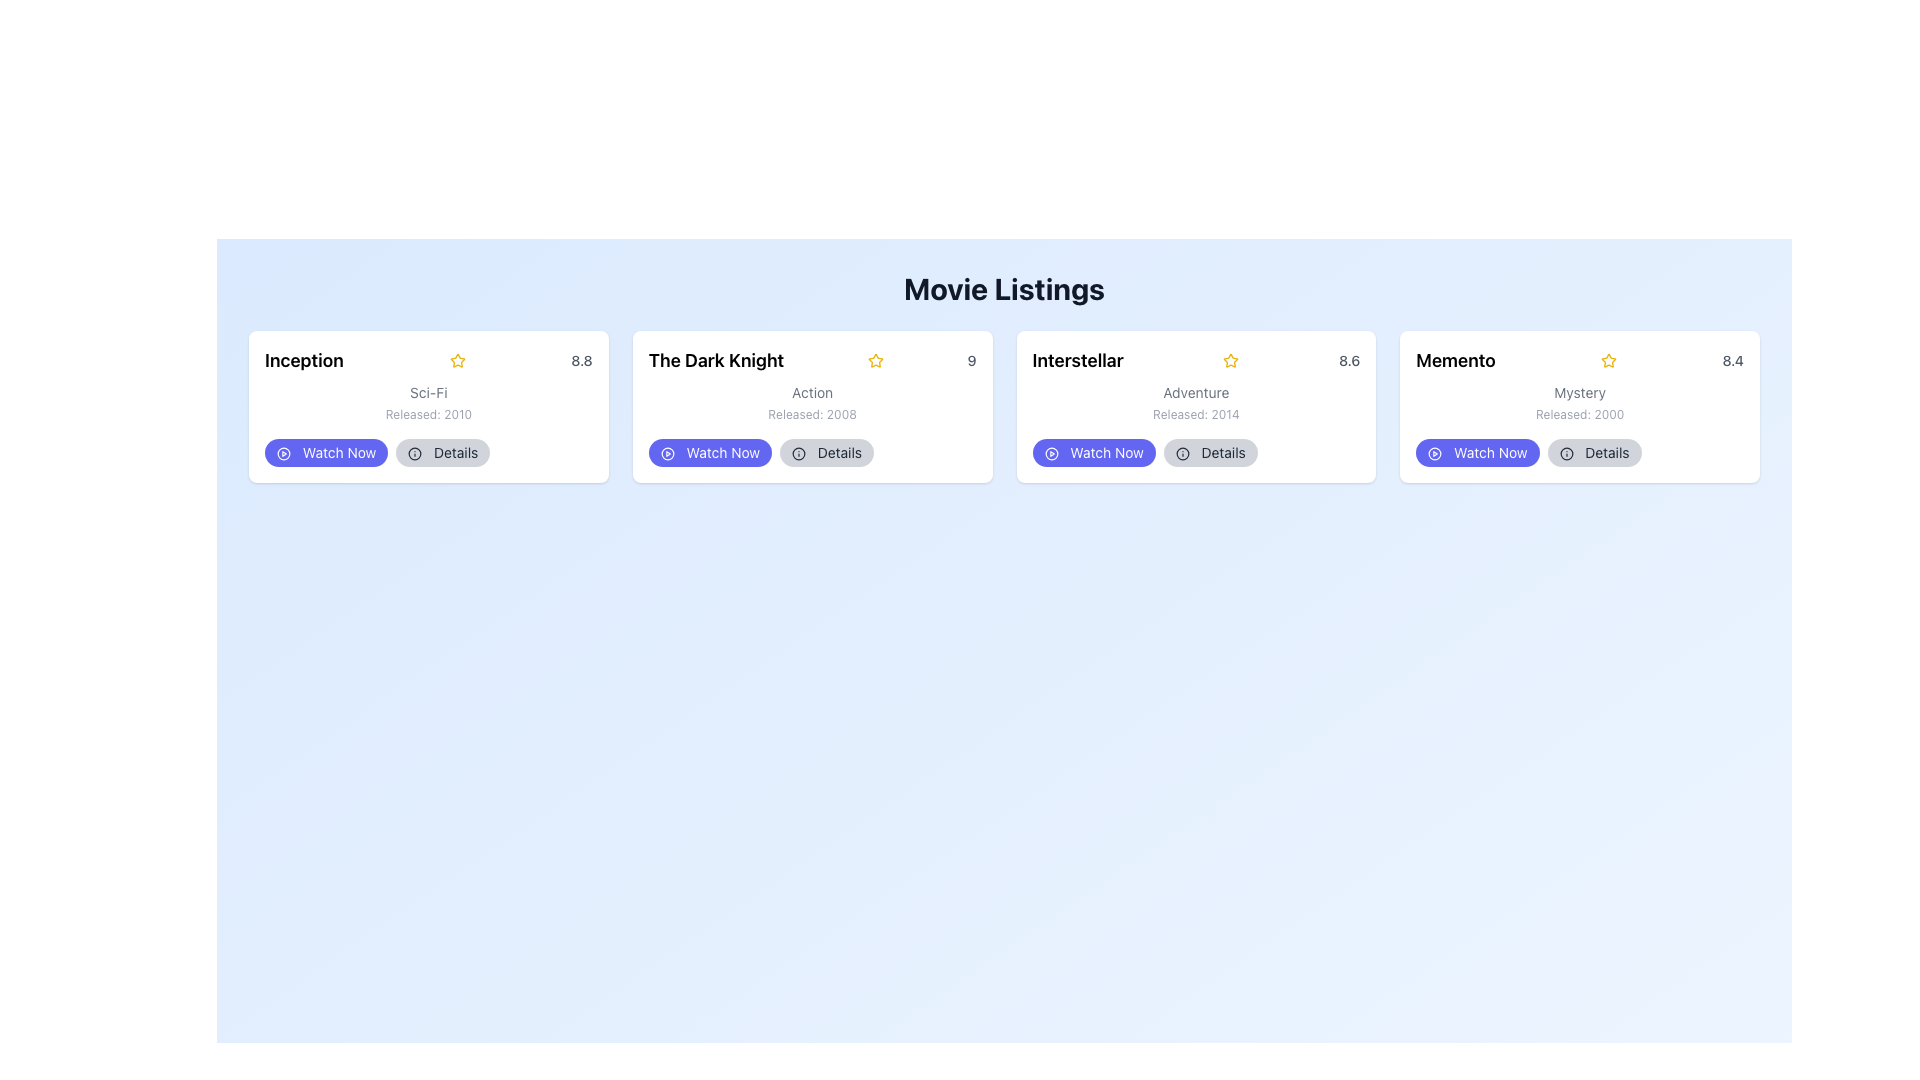 This screenshot has height=1080, width=1920. I want to click on the 'Details' button with a light gray background and information icon, located to the right of the 'Watch Now' button in the 'Interstellar' movie listing, so click(1209, 452).